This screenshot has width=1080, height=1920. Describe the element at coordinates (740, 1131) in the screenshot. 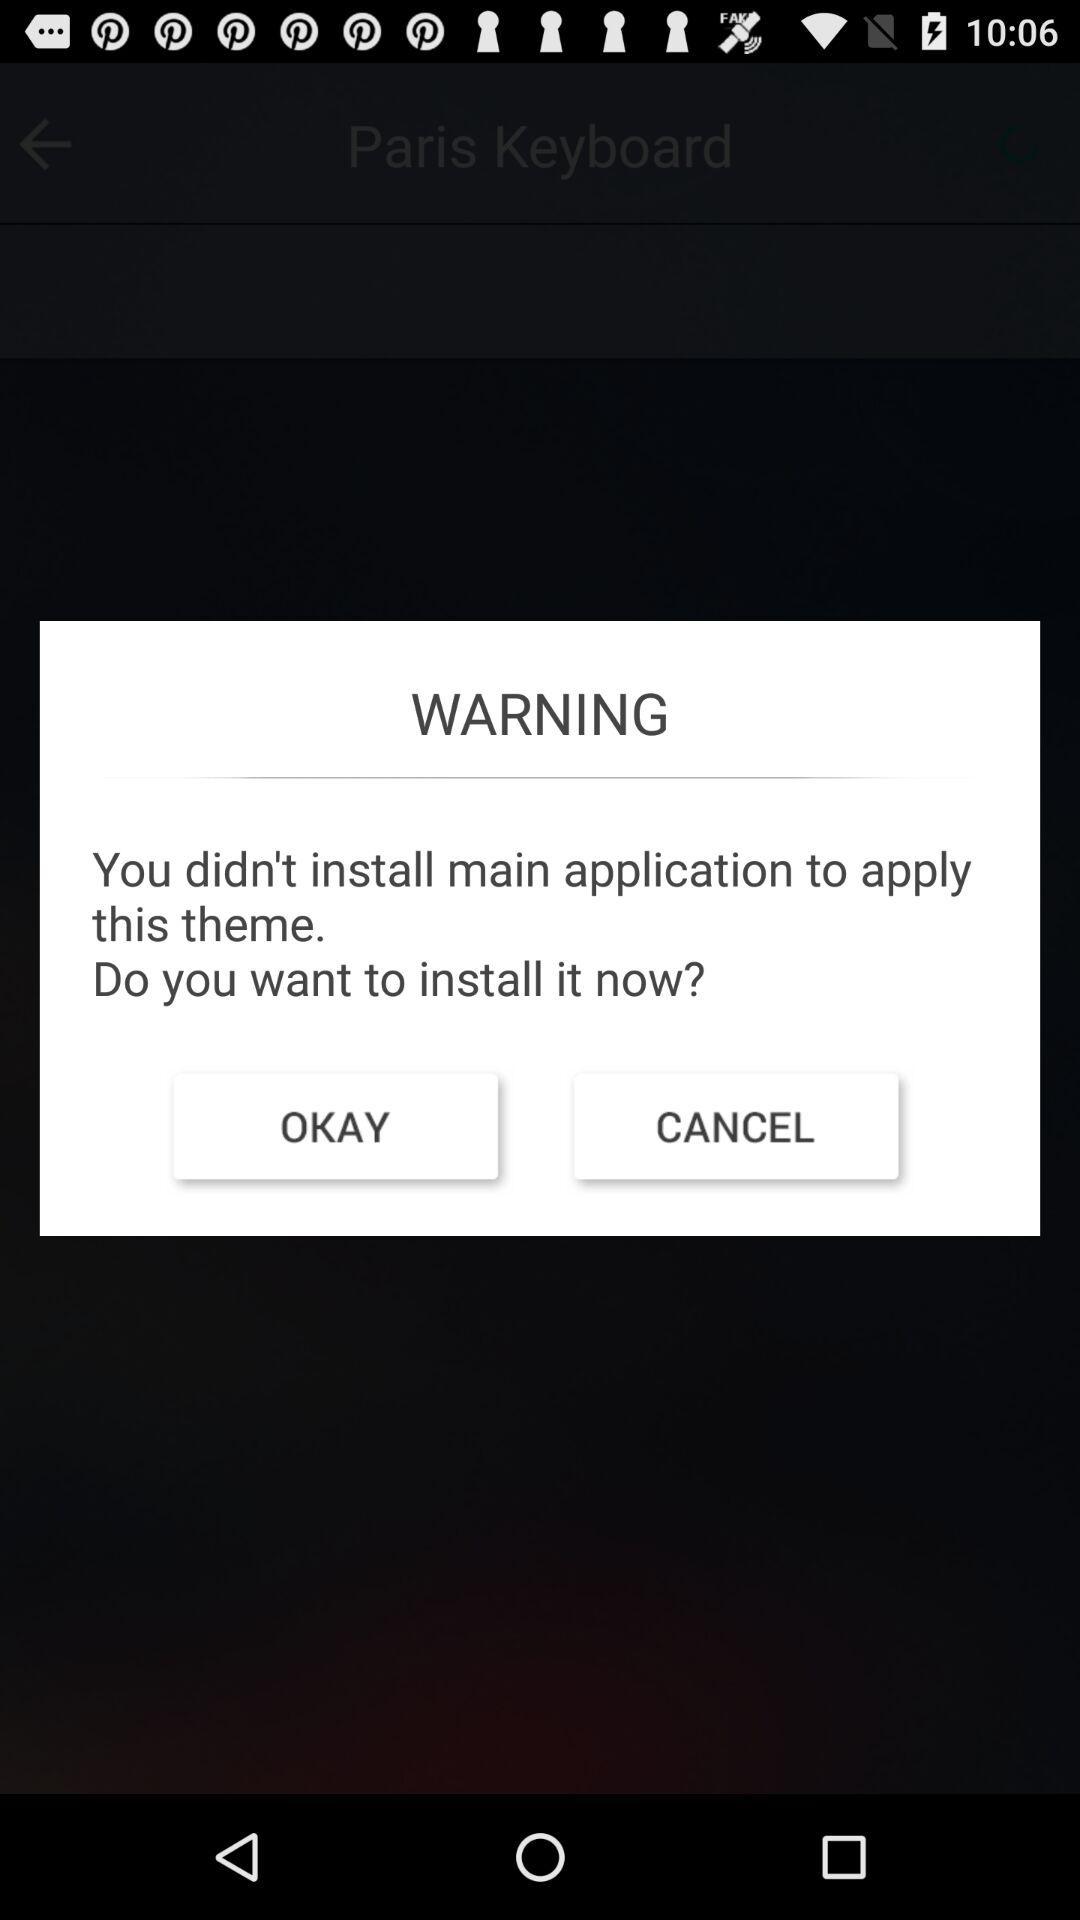

I see `the app below the you didn t item` at that location.